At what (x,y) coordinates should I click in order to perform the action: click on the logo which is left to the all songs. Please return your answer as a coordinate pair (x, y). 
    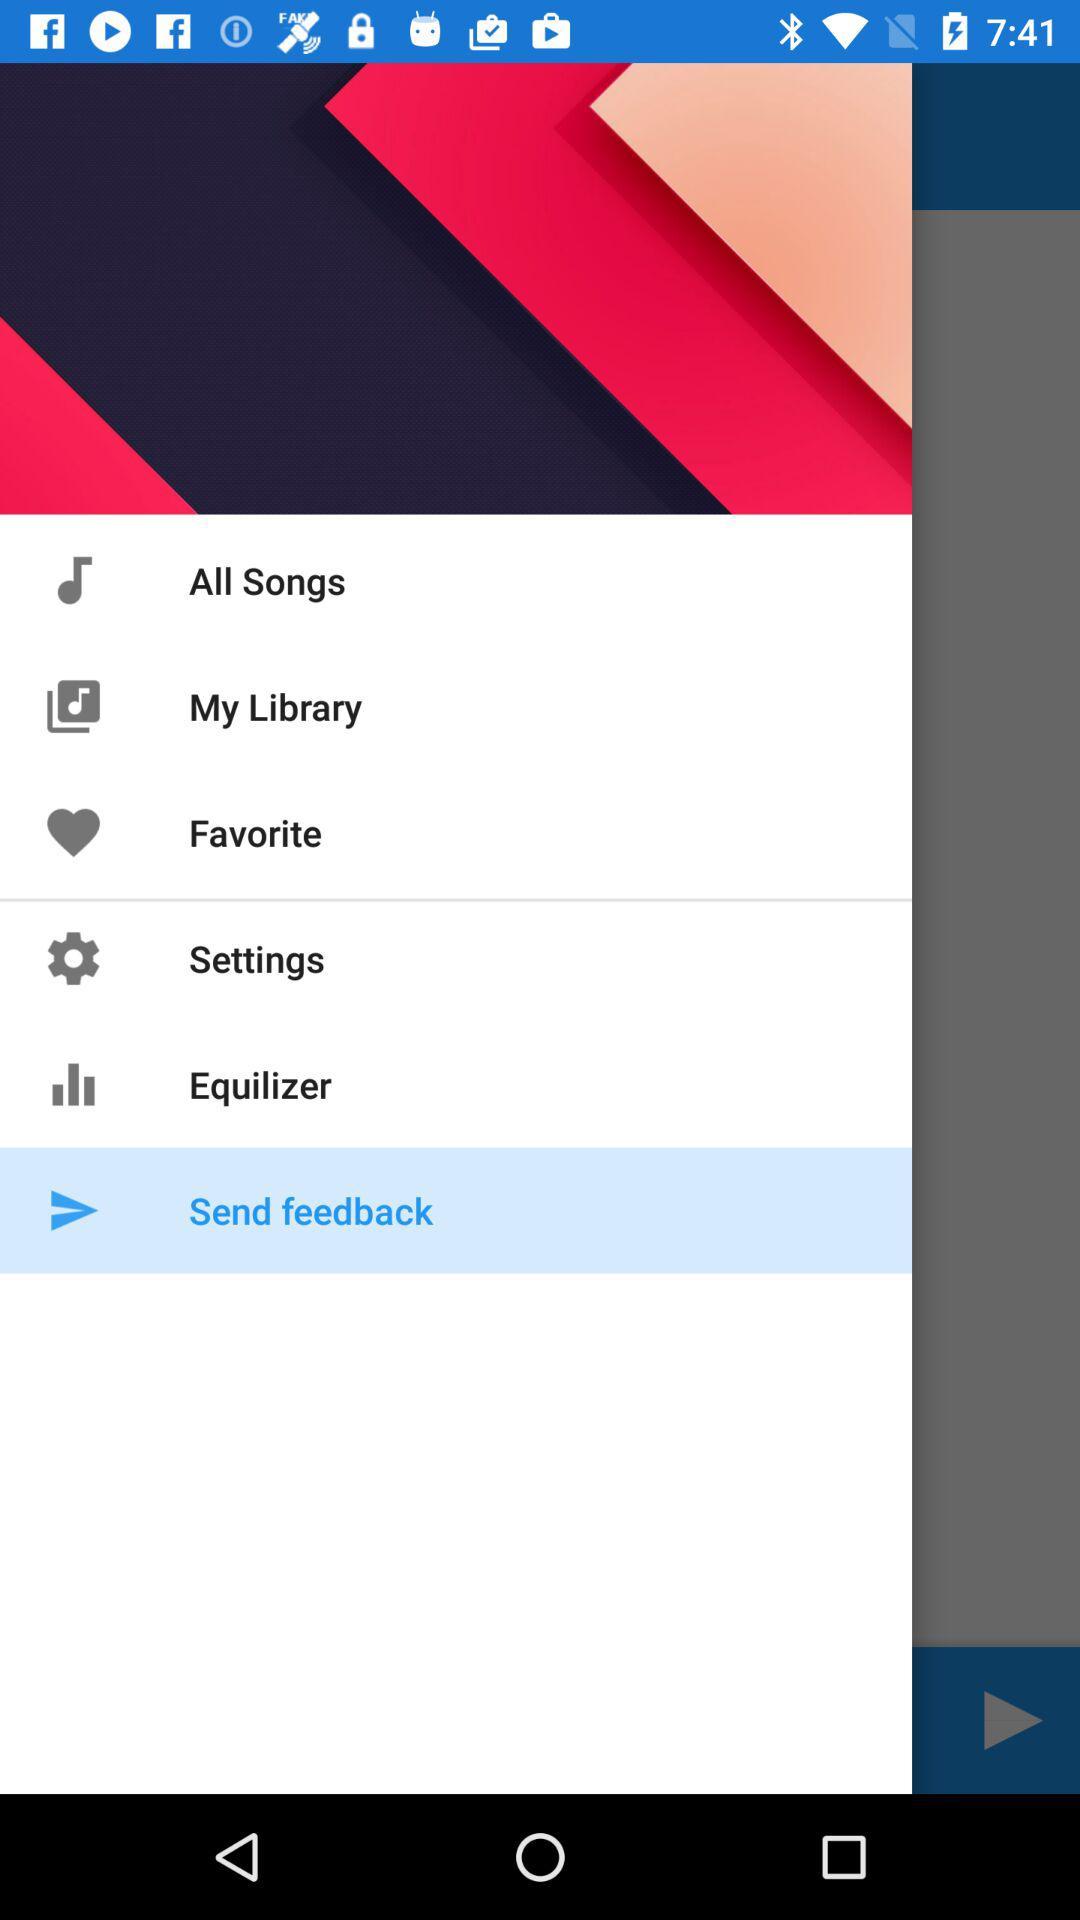
    Looking at the image, I should click on (72, 579).